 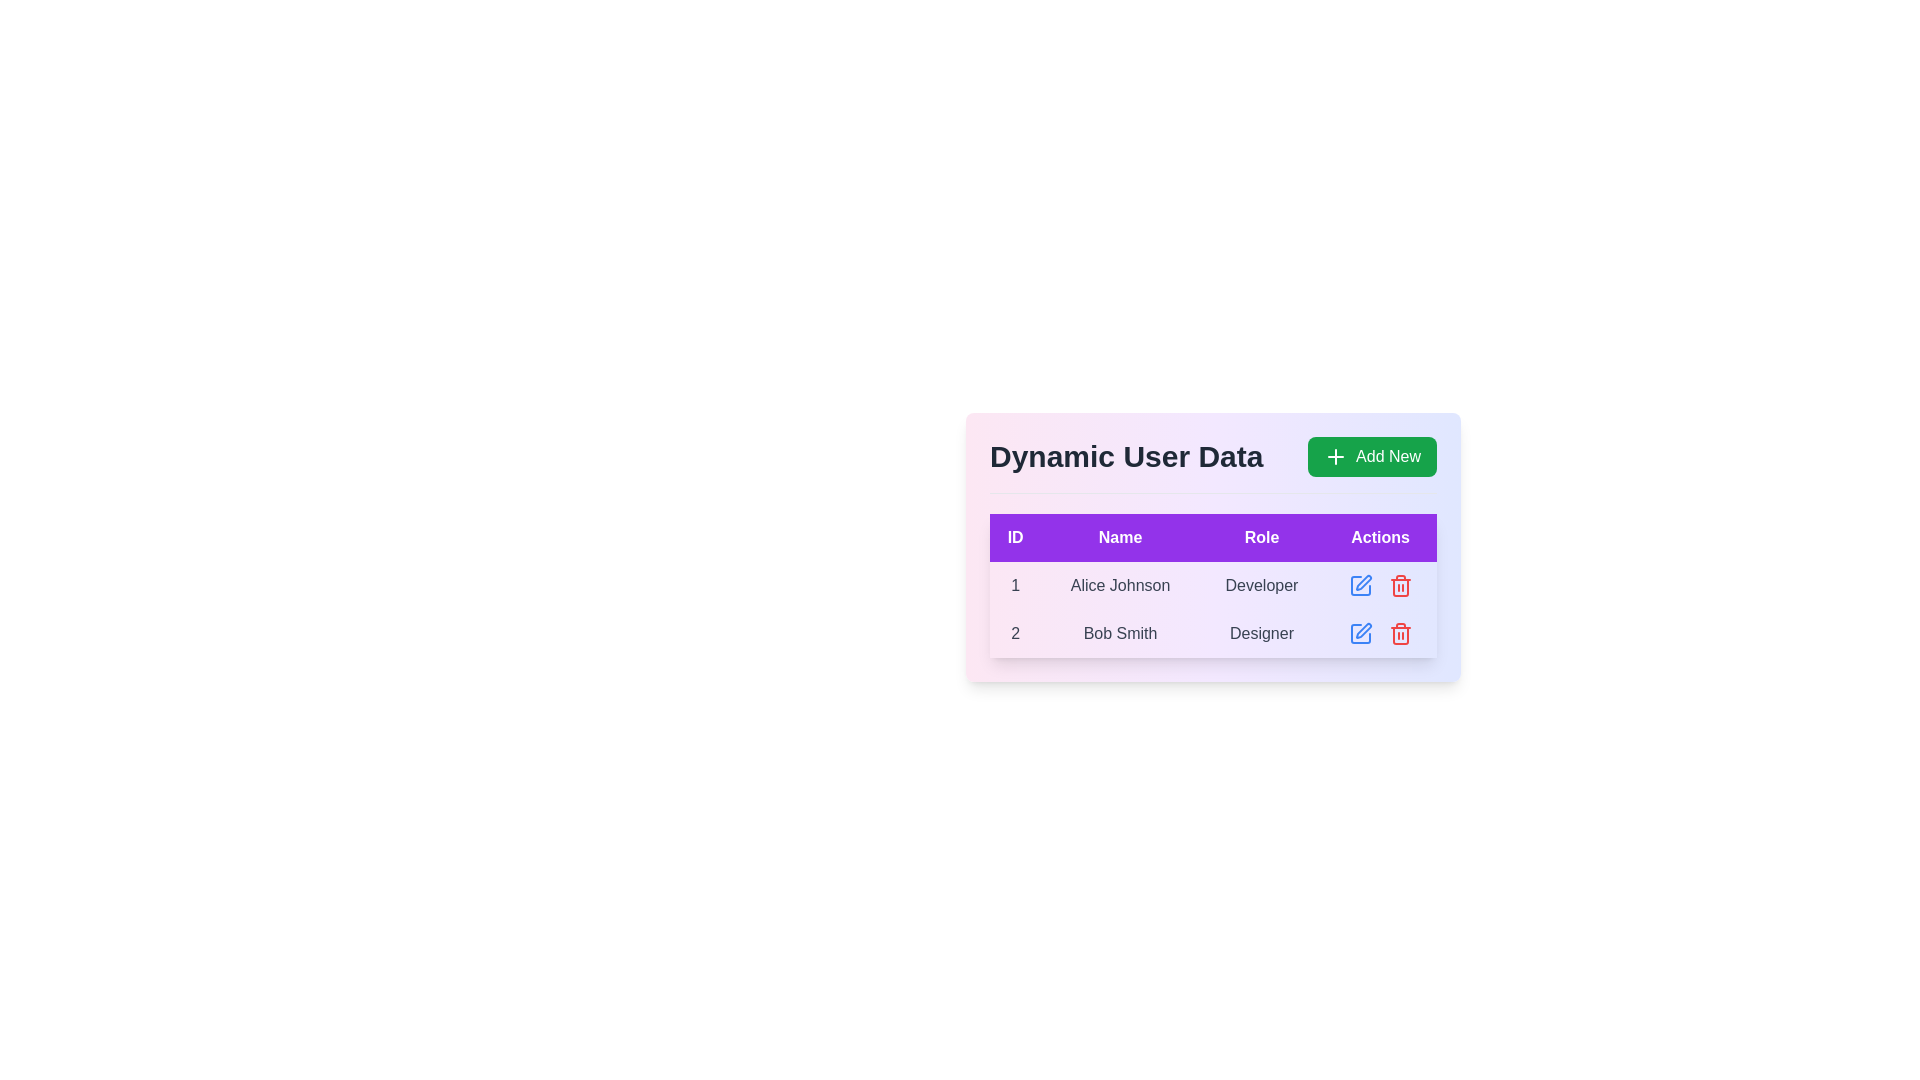 I want to click on the text label displaying the name of the user in the second row of the table under the 'Name' column, which is aligned with ID '2' and Role 'Designer', so click(x=1120, y=633).